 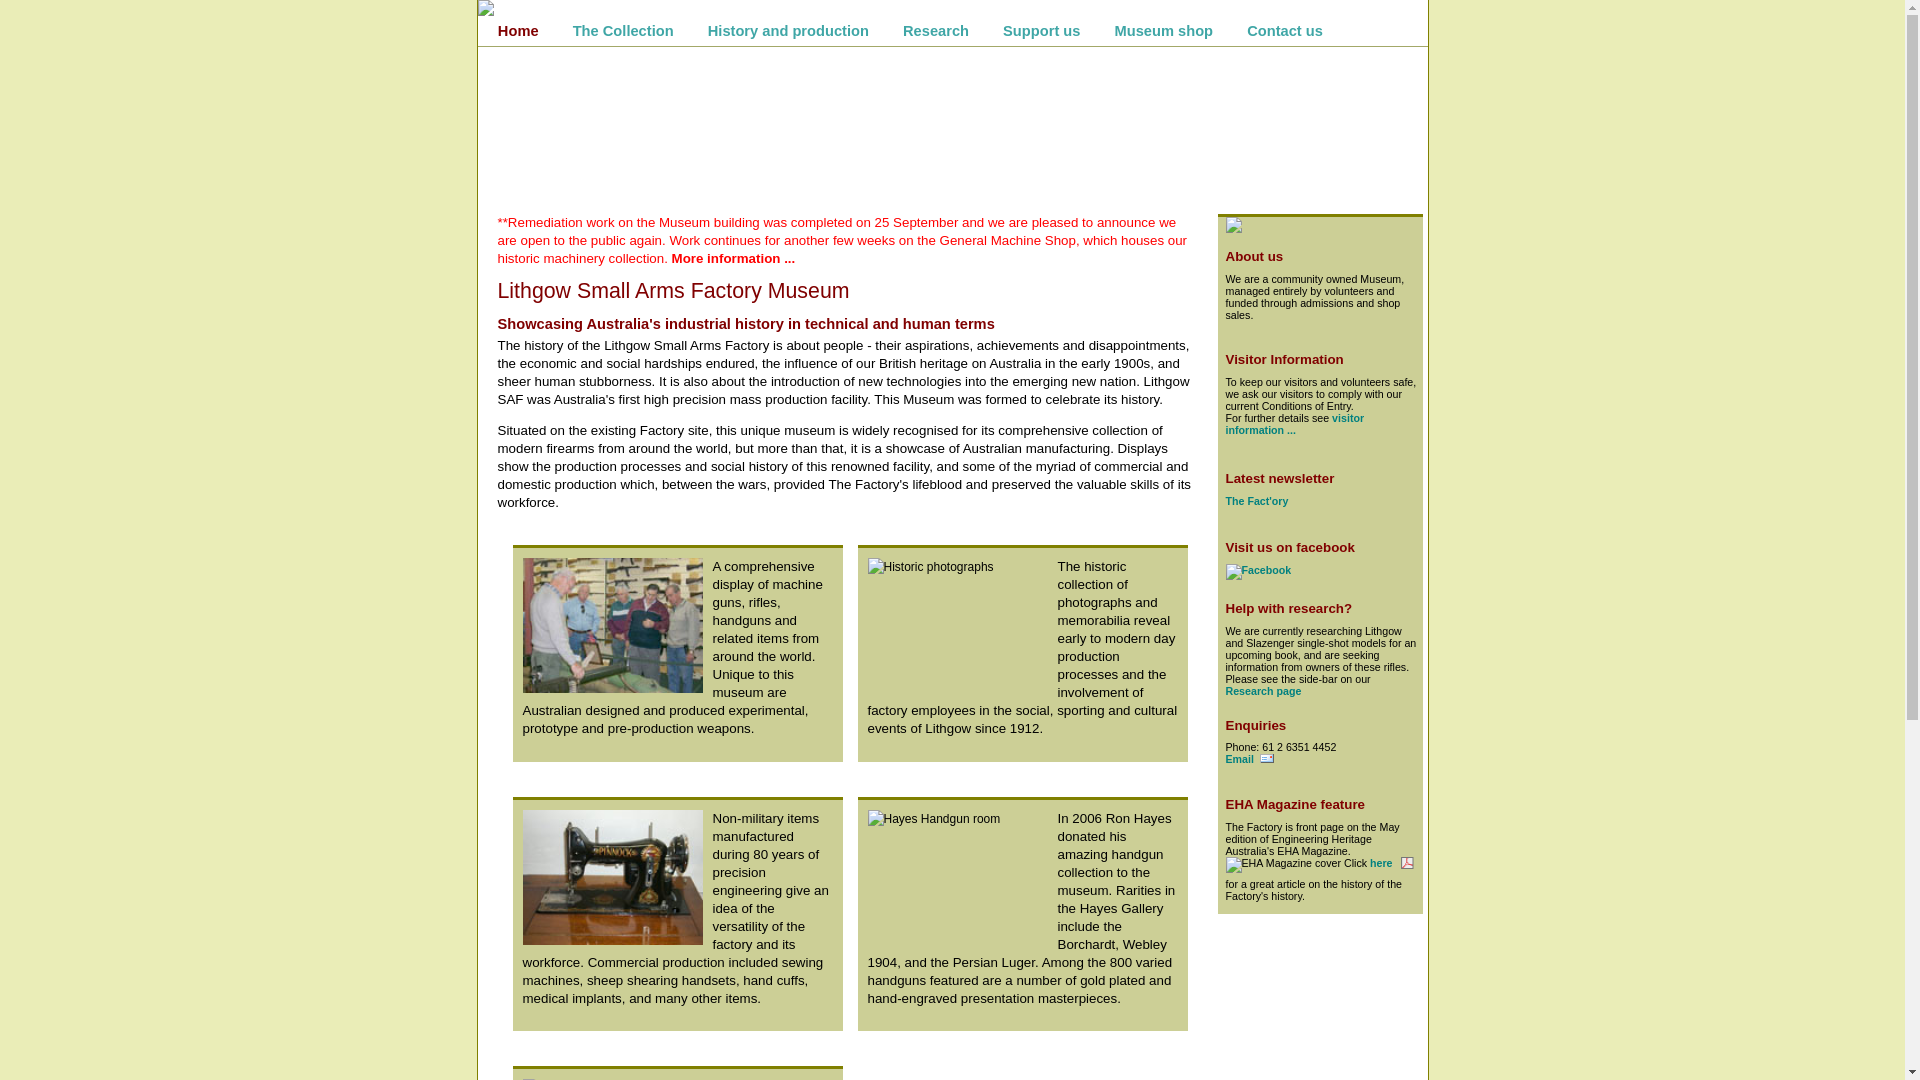 I want to click on 'Email', so click(x=1248, y=759).